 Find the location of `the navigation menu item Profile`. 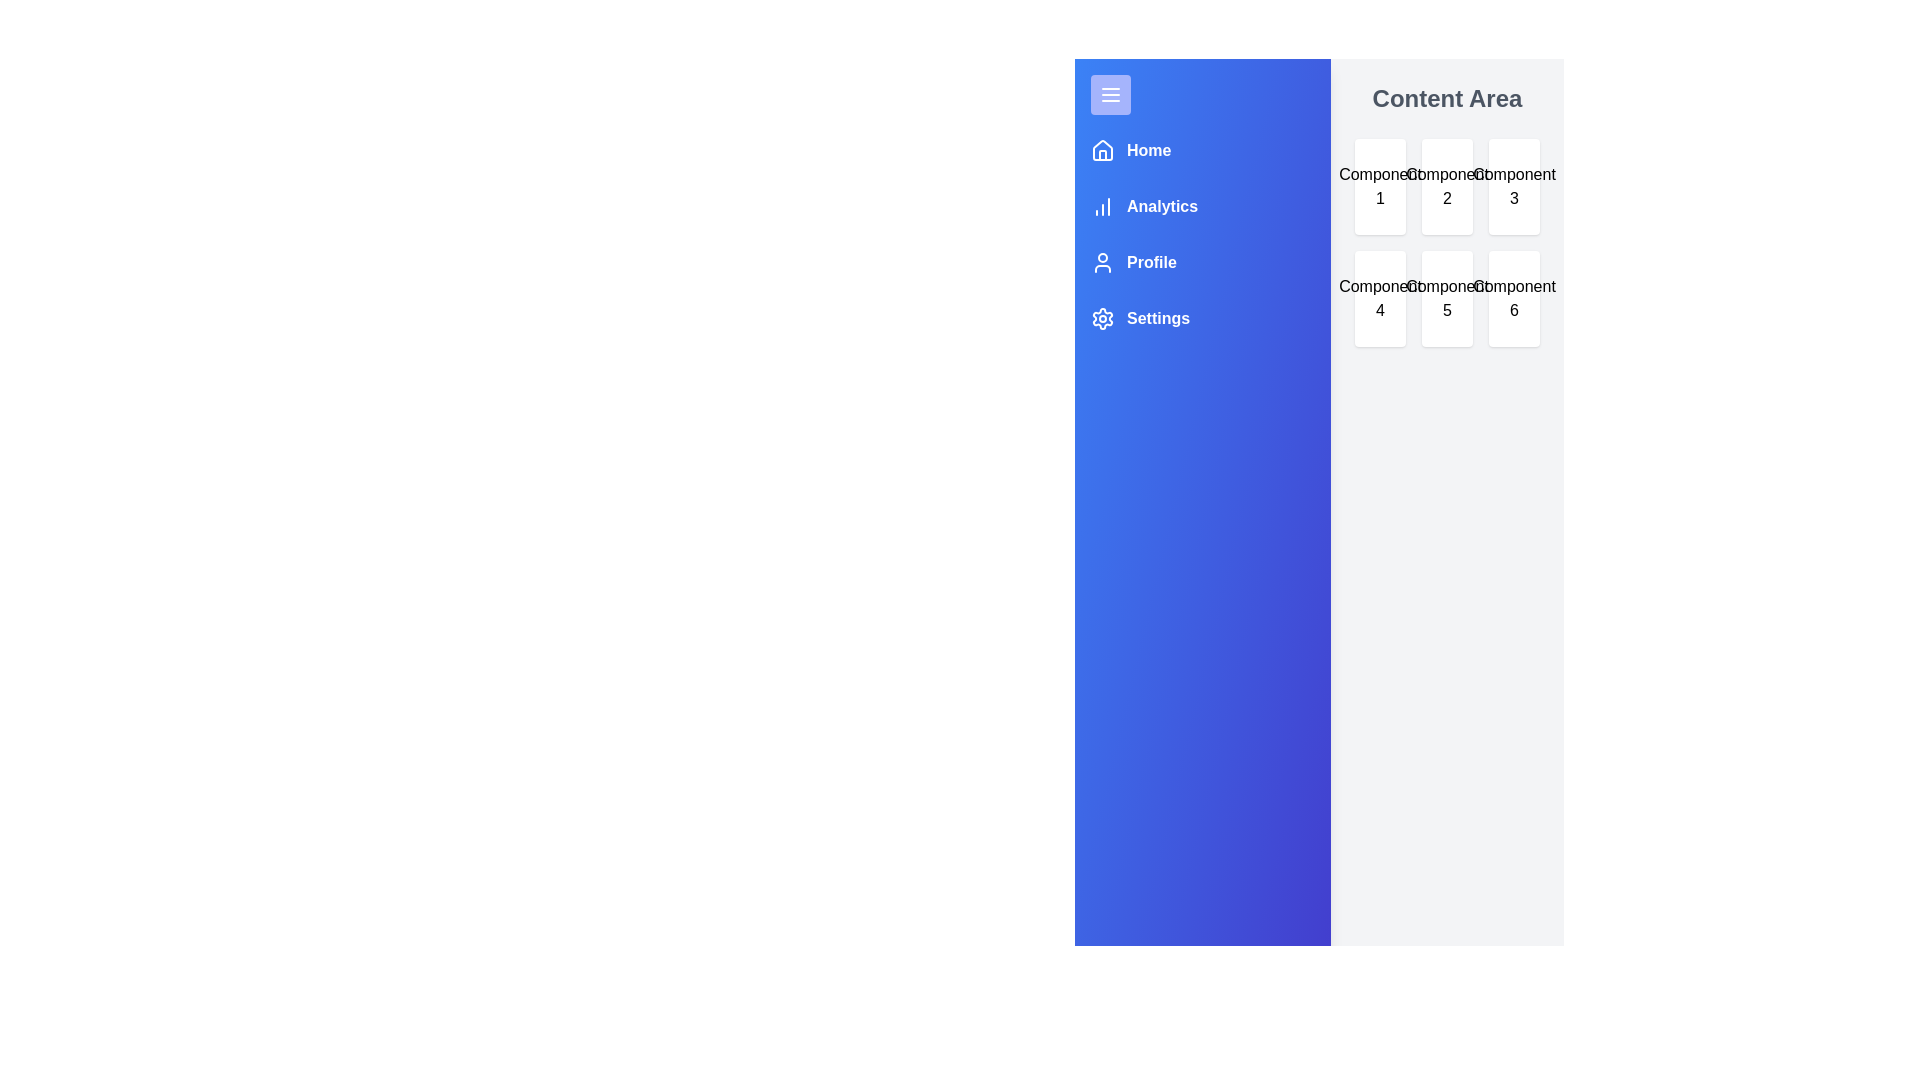

the navigation menu item Profile is located at coordinates (1133, 261).